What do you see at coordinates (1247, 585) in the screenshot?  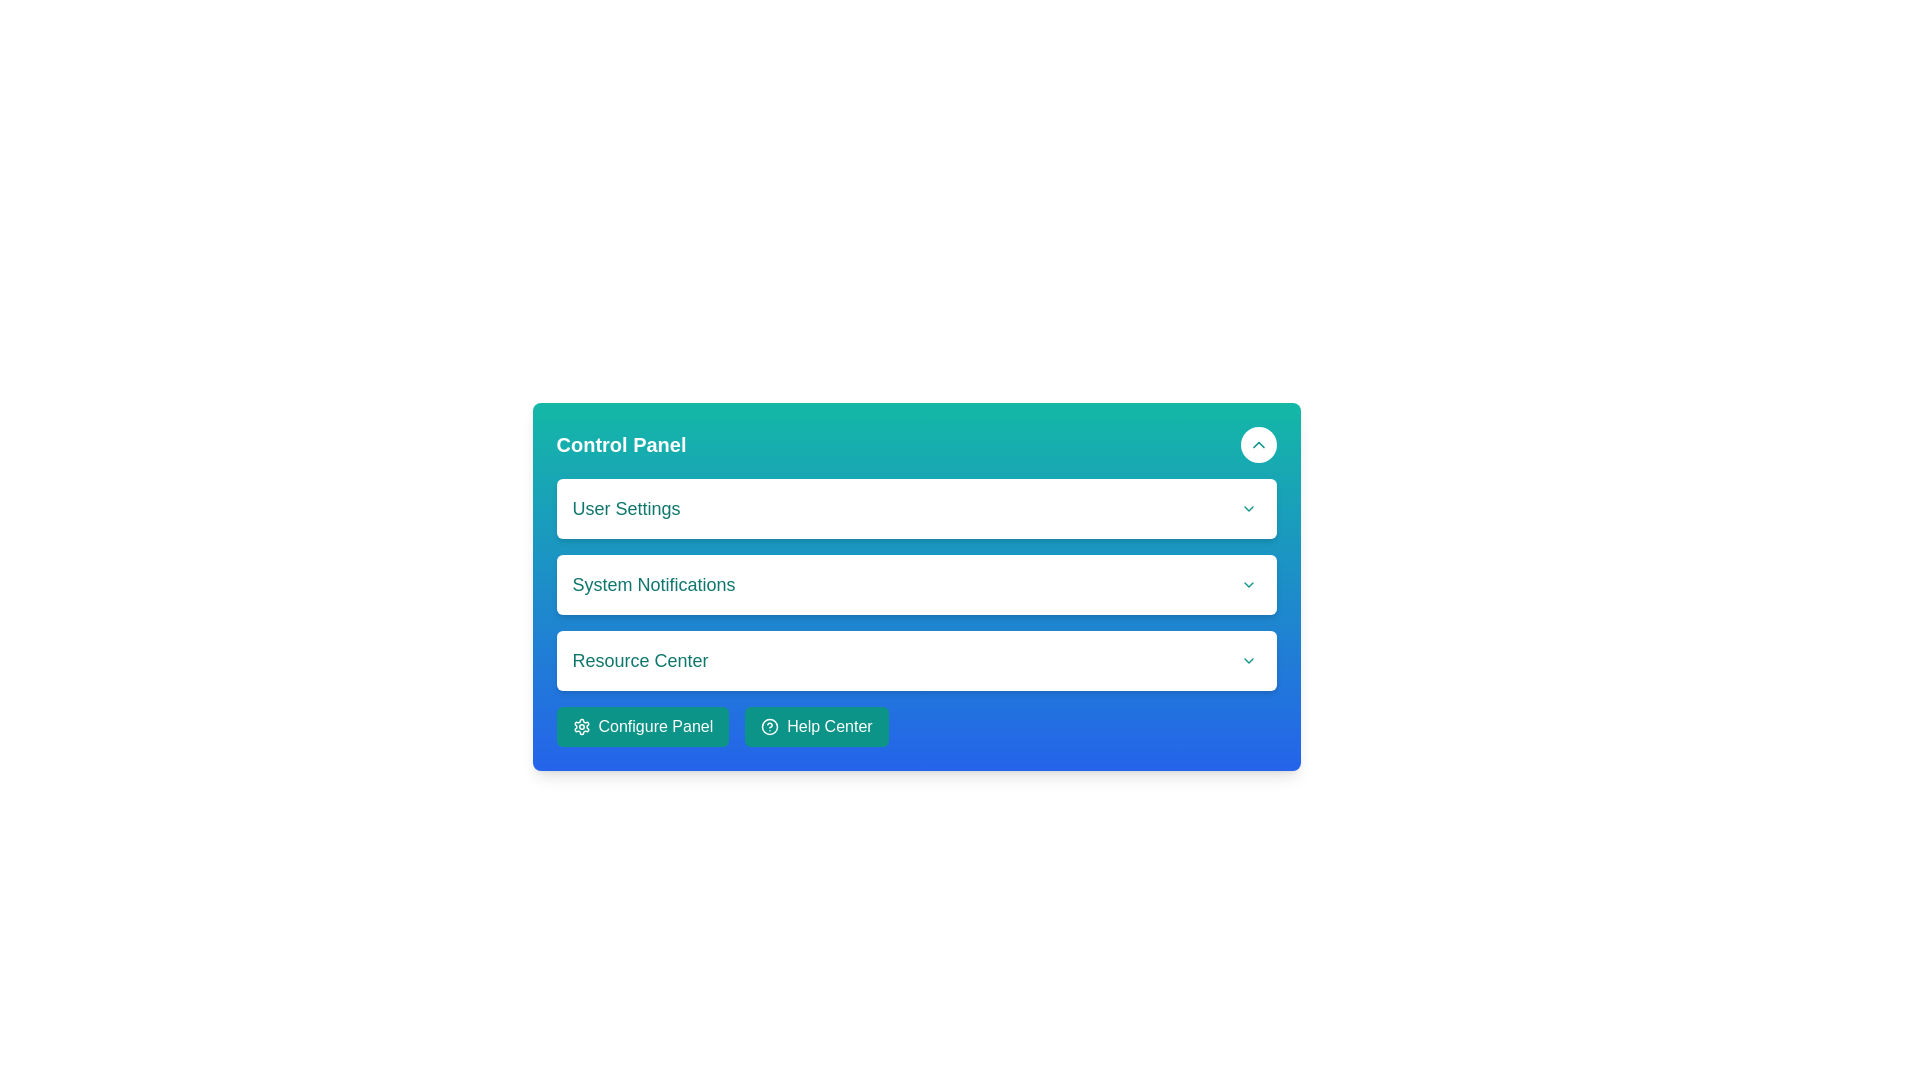 I see `the Chevron-Down icon located at the rightmost position of the 'System Notifications' dropdown button` at bounding box center [1247, 585].